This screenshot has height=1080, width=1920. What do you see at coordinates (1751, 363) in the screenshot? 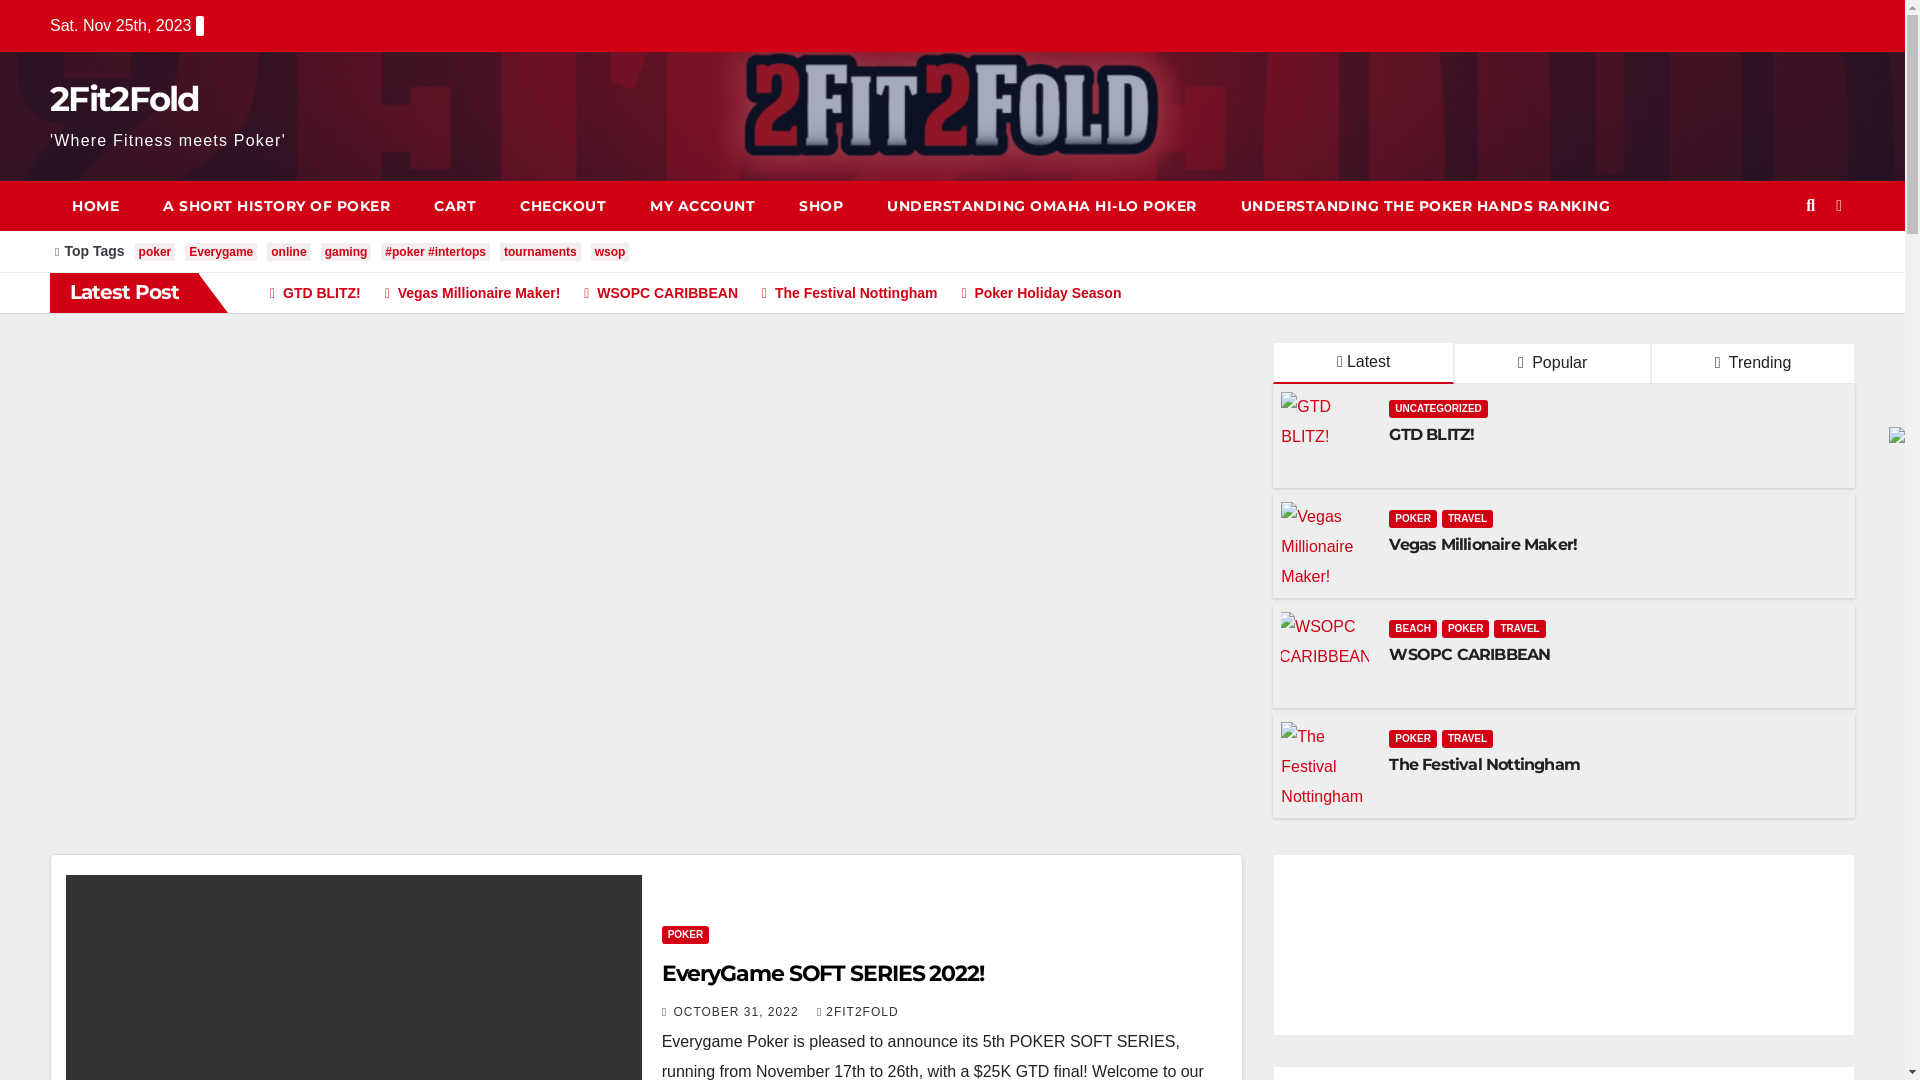
I see `'Trending'` at bounding box center [1751, 363].